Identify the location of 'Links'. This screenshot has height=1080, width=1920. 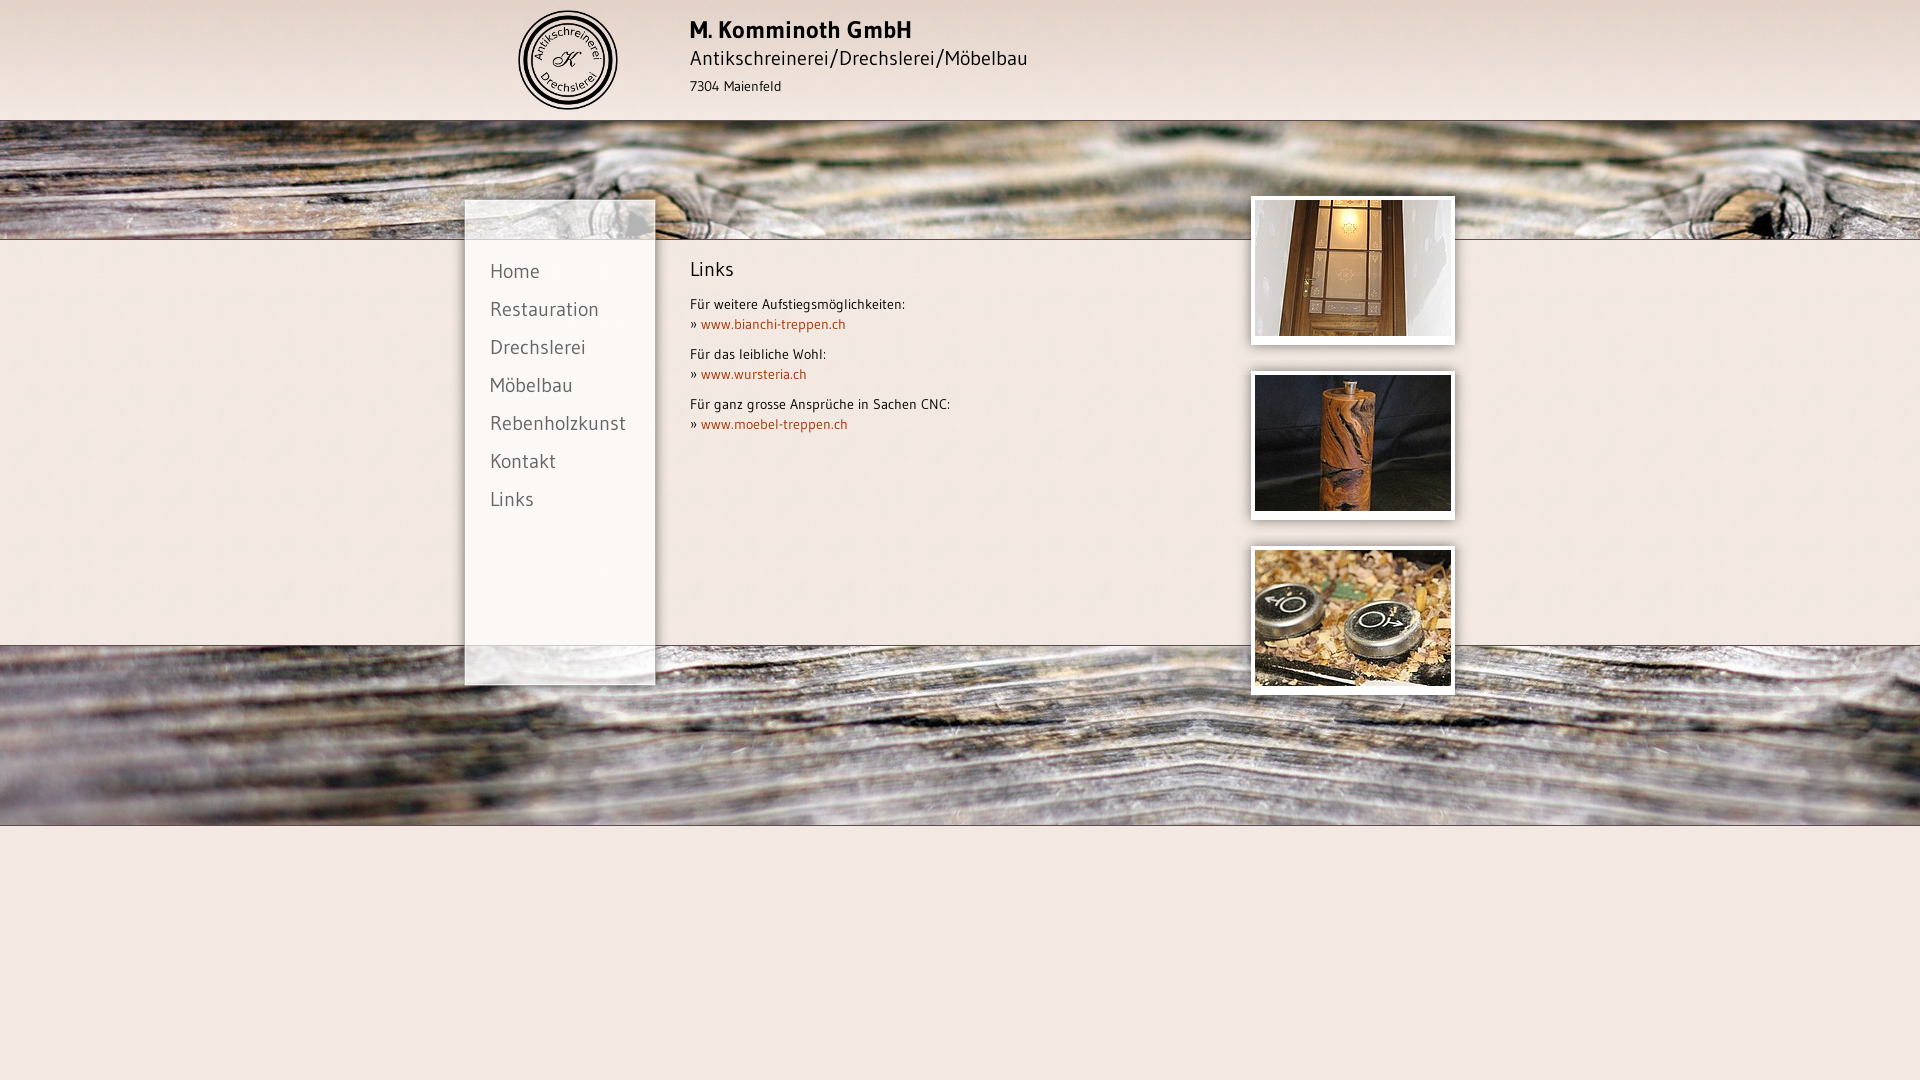
(560, 497).